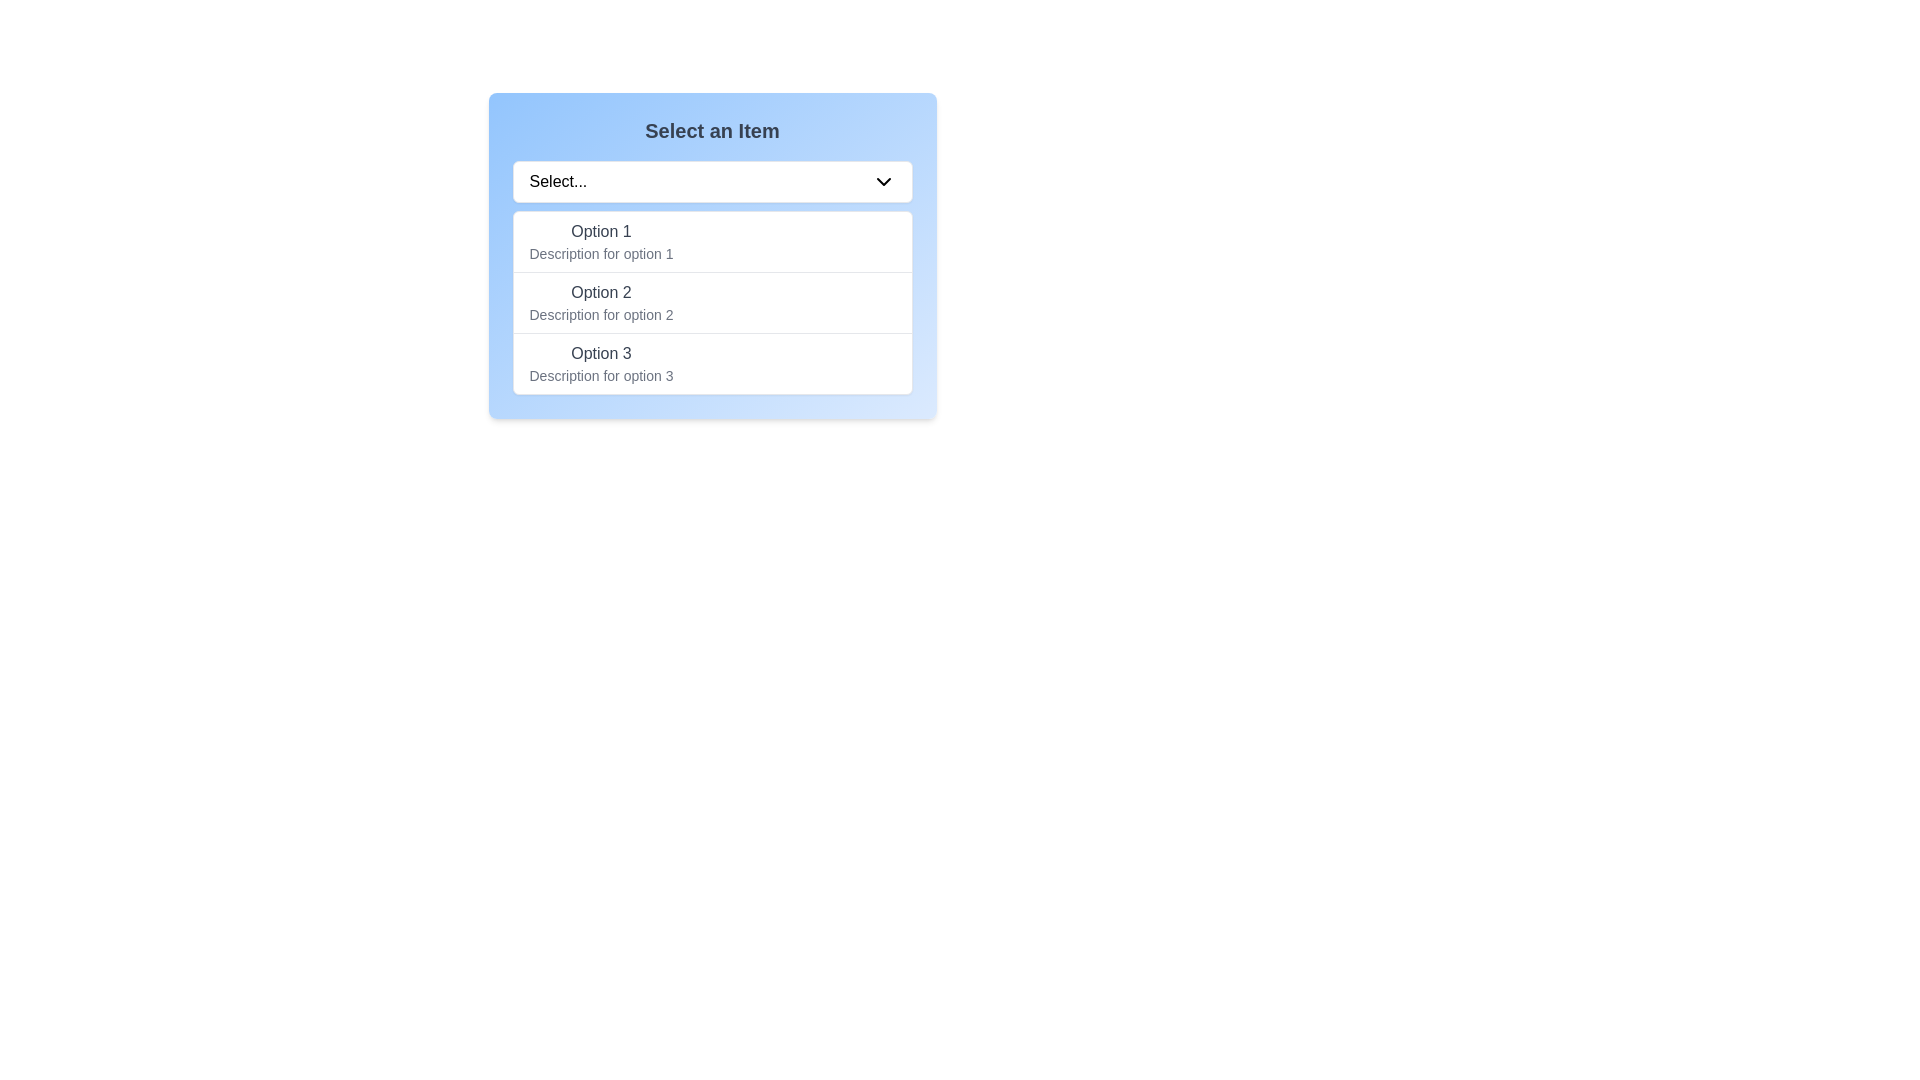  I want to click on the label that displays the bolded text 'Option 2', which is styled with a medium font size and gray coloring, located in the second row of the dropdown or selection list, so click(600, 293).